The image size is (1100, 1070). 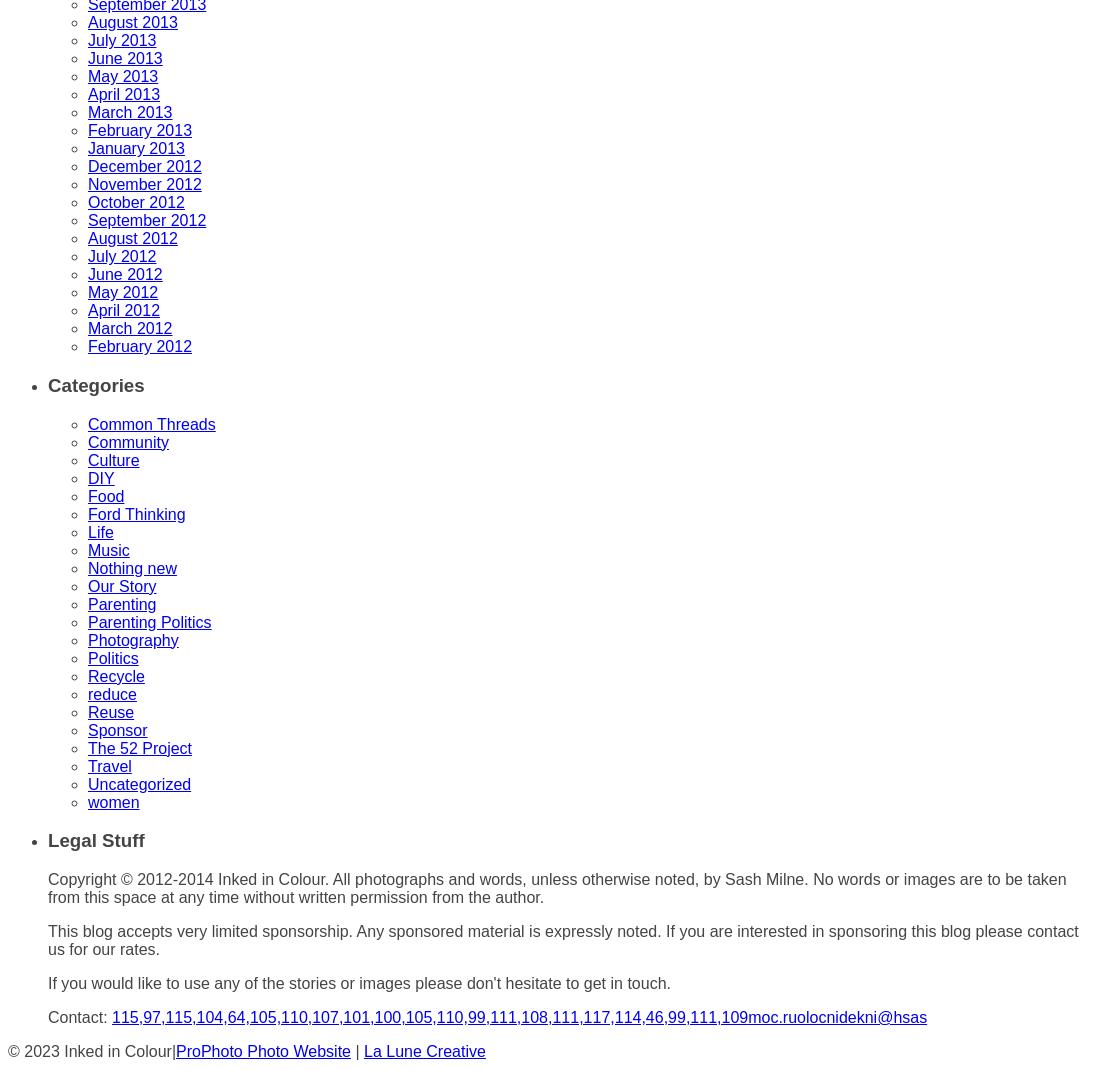 I want to click on 'moc.ruolocnidekni@hsas', so click(x=836, y=1016).